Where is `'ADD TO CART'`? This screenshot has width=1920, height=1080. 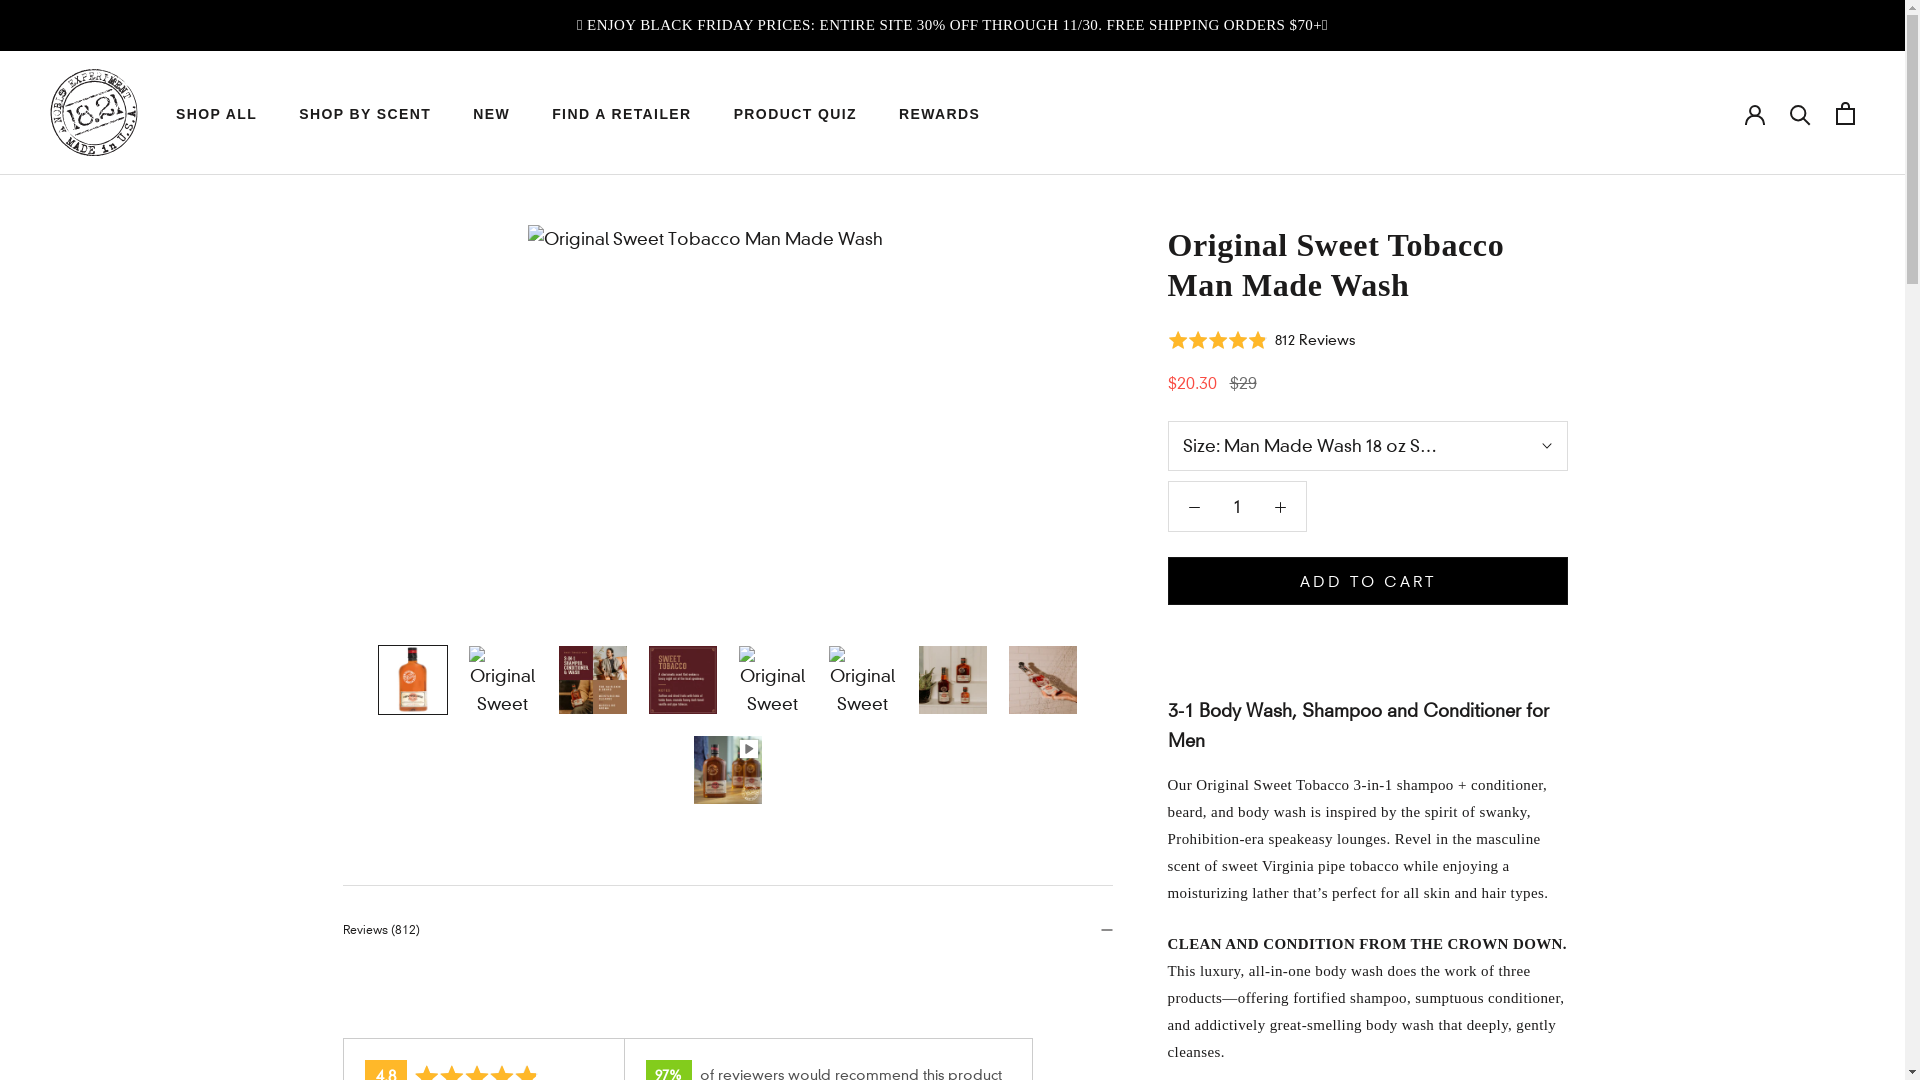 'ADD TO CART' is located at coordinates (1367, 581).